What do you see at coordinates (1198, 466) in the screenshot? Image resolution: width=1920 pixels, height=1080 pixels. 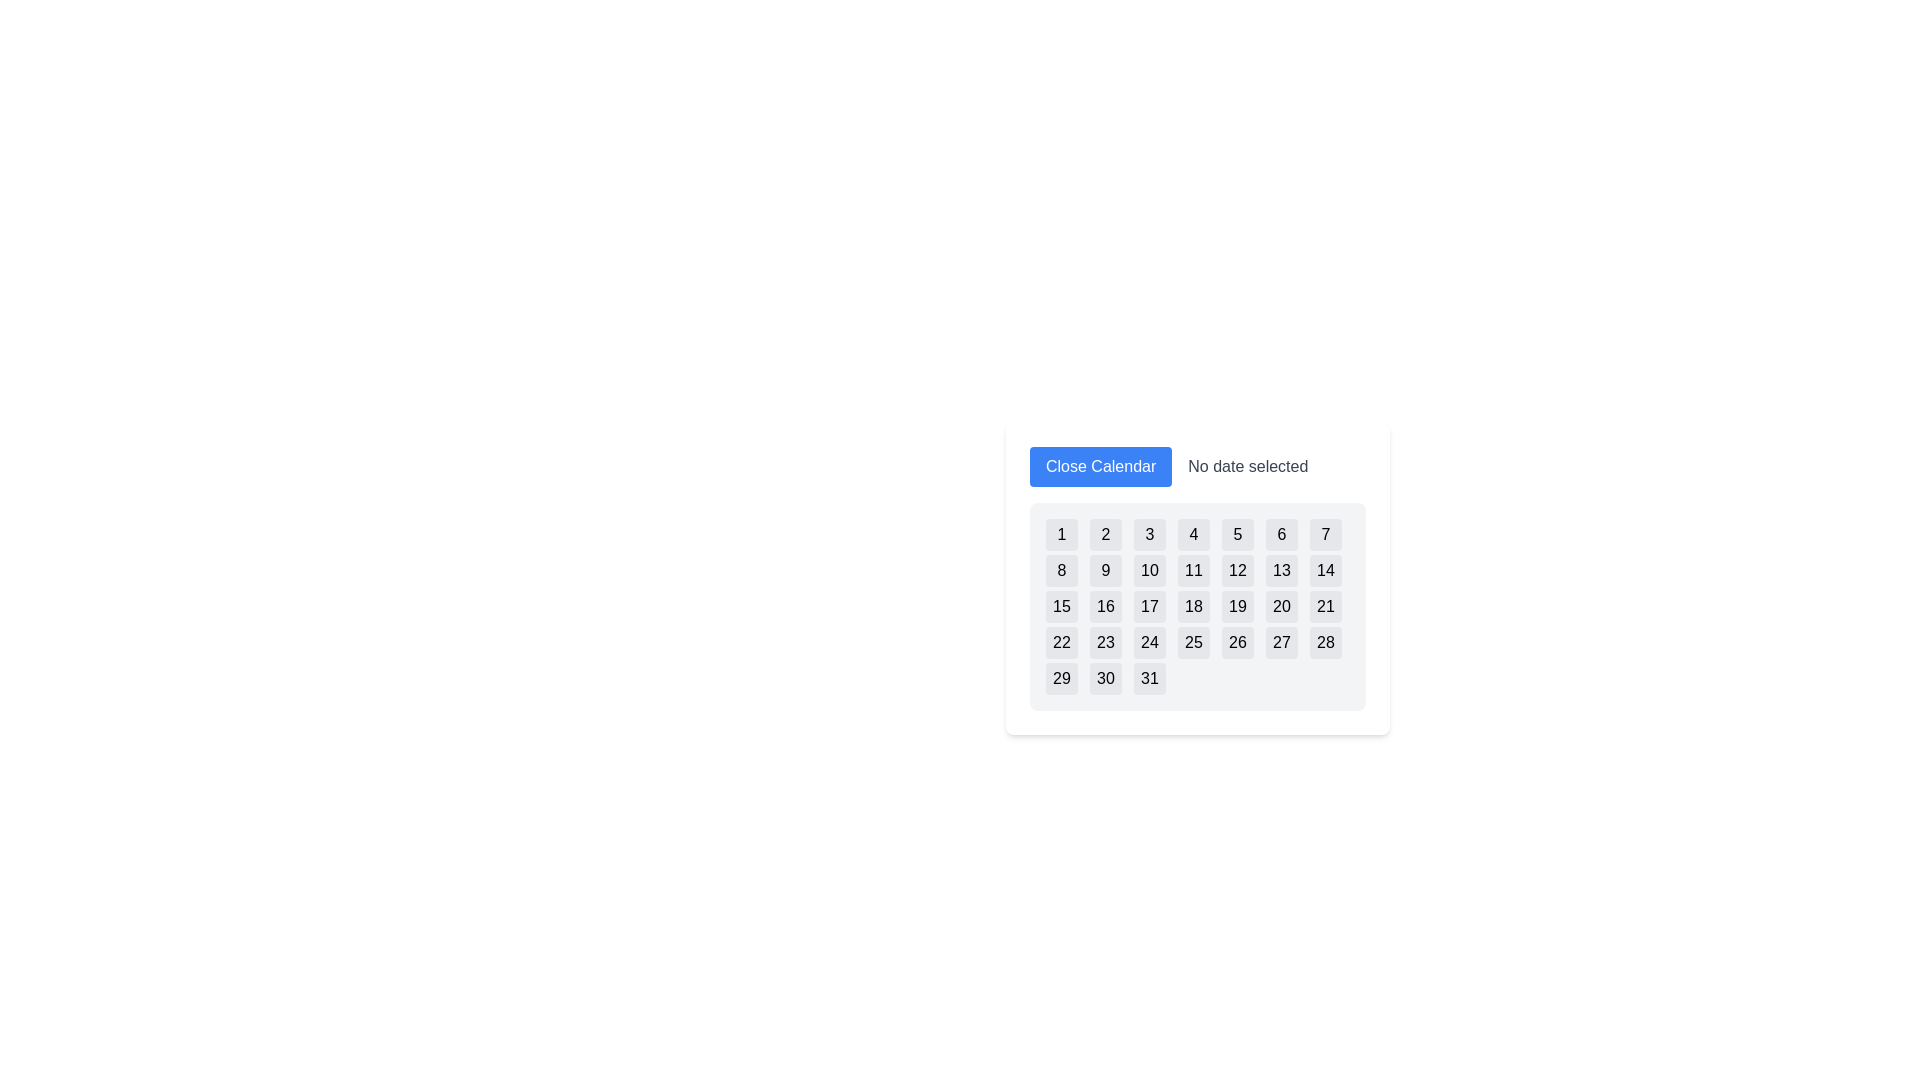 I see `the informational label indicating that no date has been selected in the calendar, positioned to the right of the 'Close Calendar' button in the calendar component's header section` at bounding box center [1198, 466].